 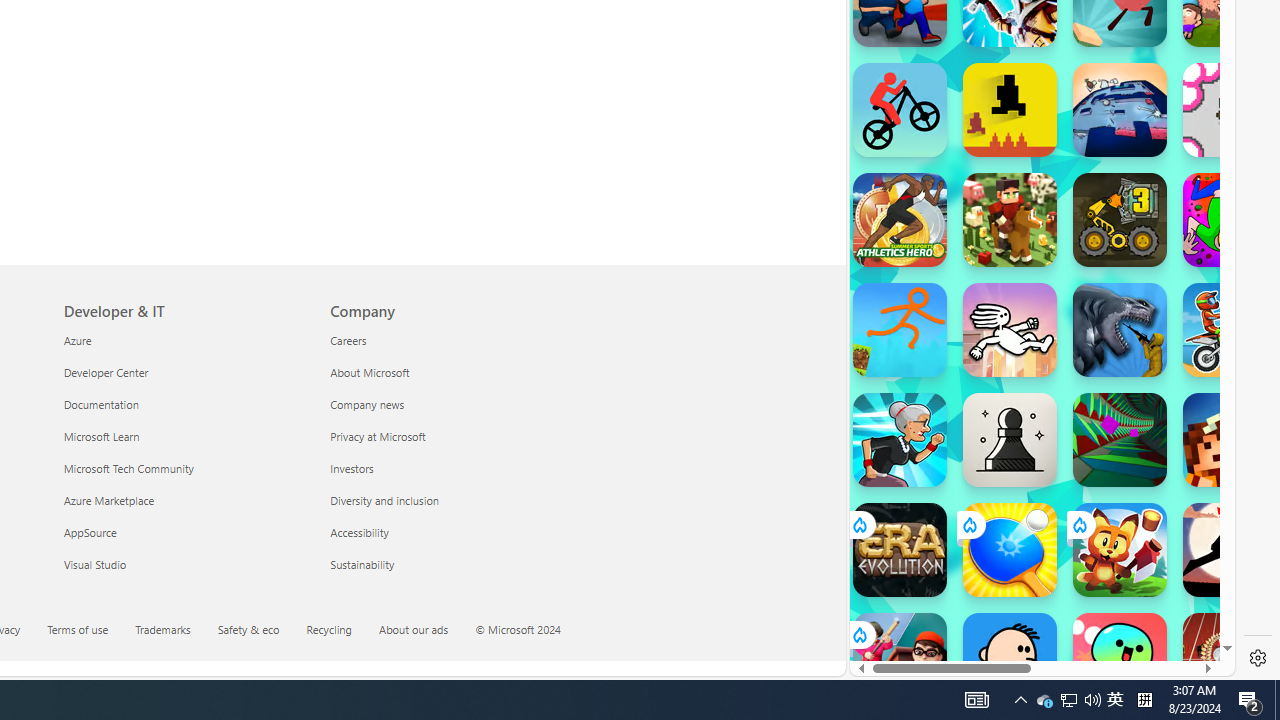 What do you see at coordinates (1009, 659) in the screenshot?
I see `'Poor Eddie'` at bounding box center [1009, 659].